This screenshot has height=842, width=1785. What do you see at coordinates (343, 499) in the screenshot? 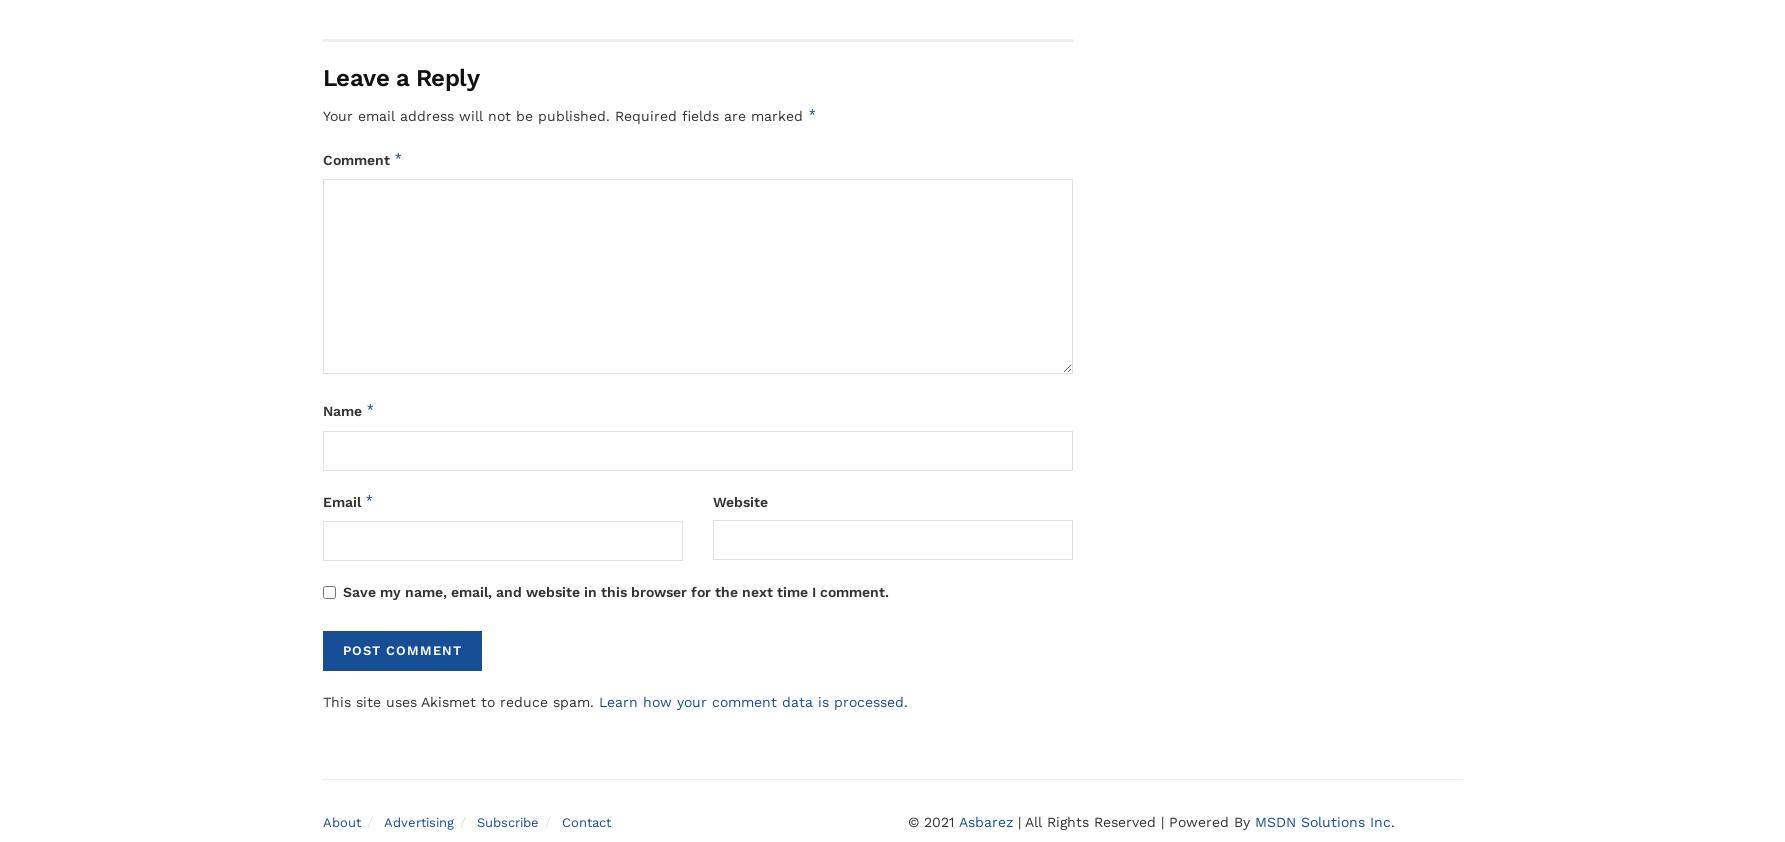
I see `'Email'` at bounding box center [343, 499].